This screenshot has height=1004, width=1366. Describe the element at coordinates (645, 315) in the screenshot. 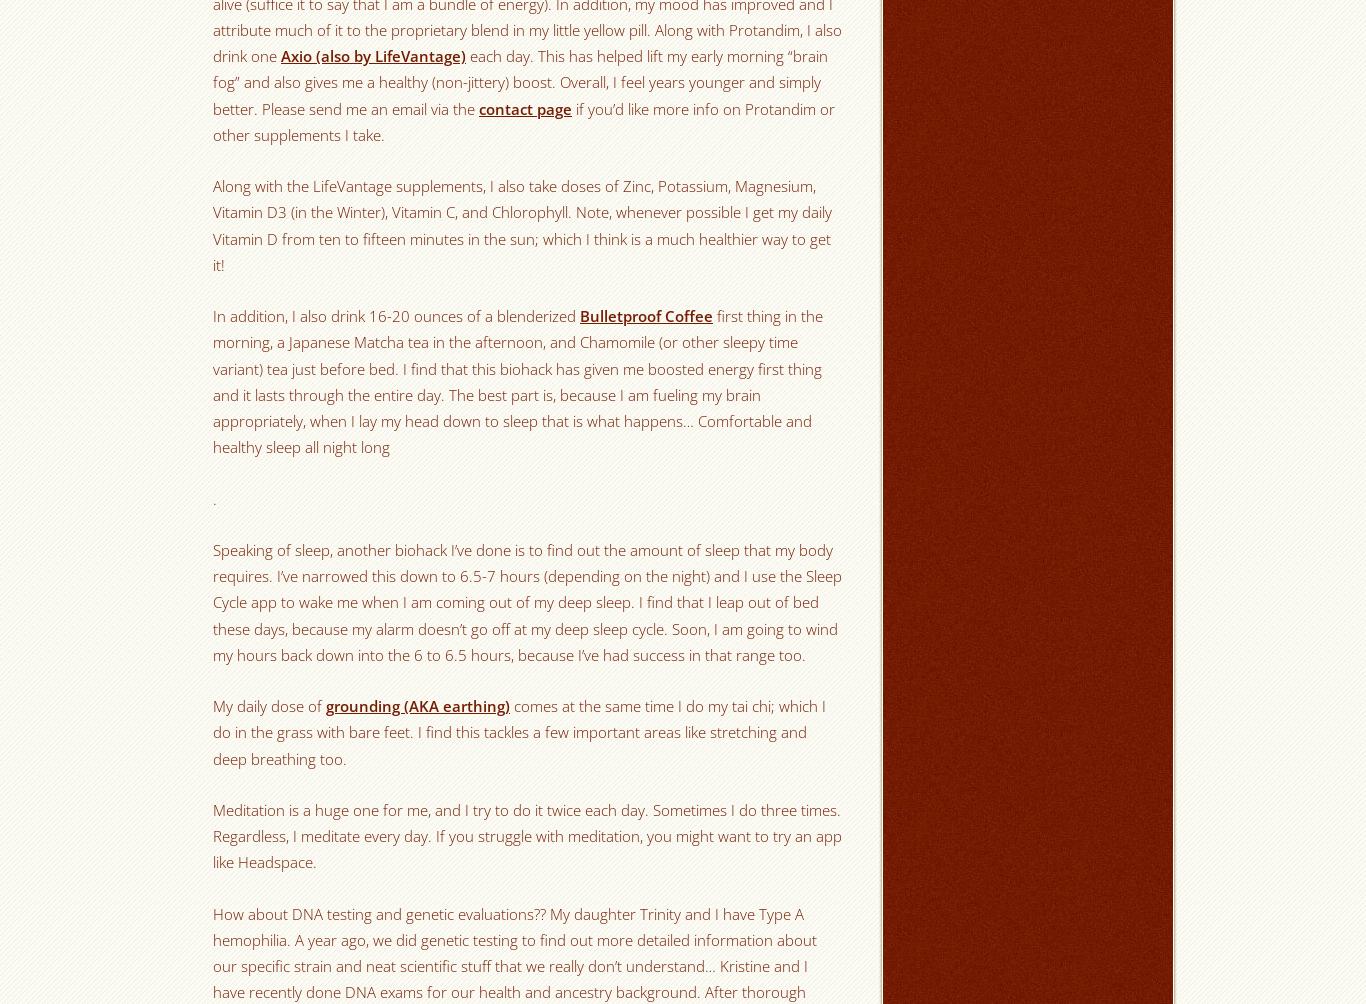

I see `'Bulletproof Coffee'` at that location.